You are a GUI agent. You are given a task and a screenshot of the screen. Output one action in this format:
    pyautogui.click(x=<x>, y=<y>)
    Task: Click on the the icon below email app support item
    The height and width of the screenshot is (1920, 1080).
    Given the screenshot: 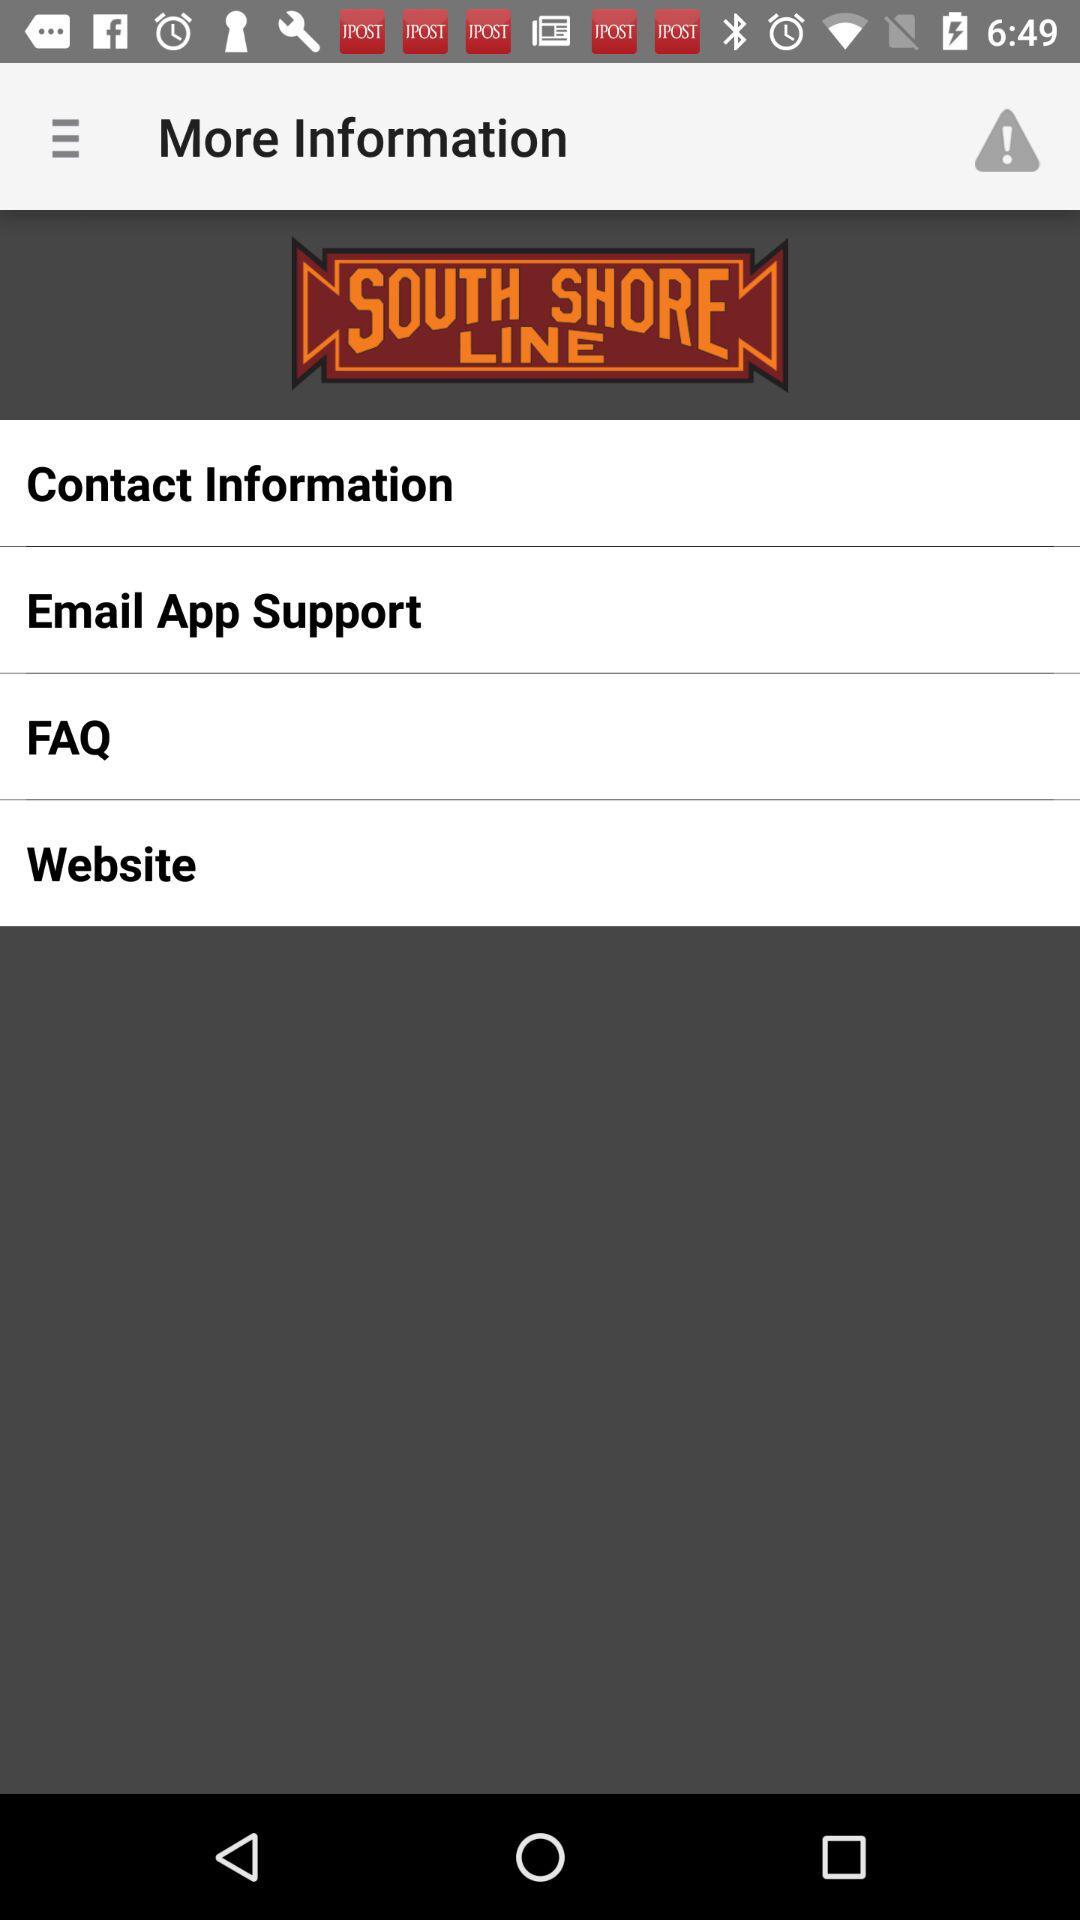 What is the action you would take?
    pyautogui.click(x=507, y=735)
    